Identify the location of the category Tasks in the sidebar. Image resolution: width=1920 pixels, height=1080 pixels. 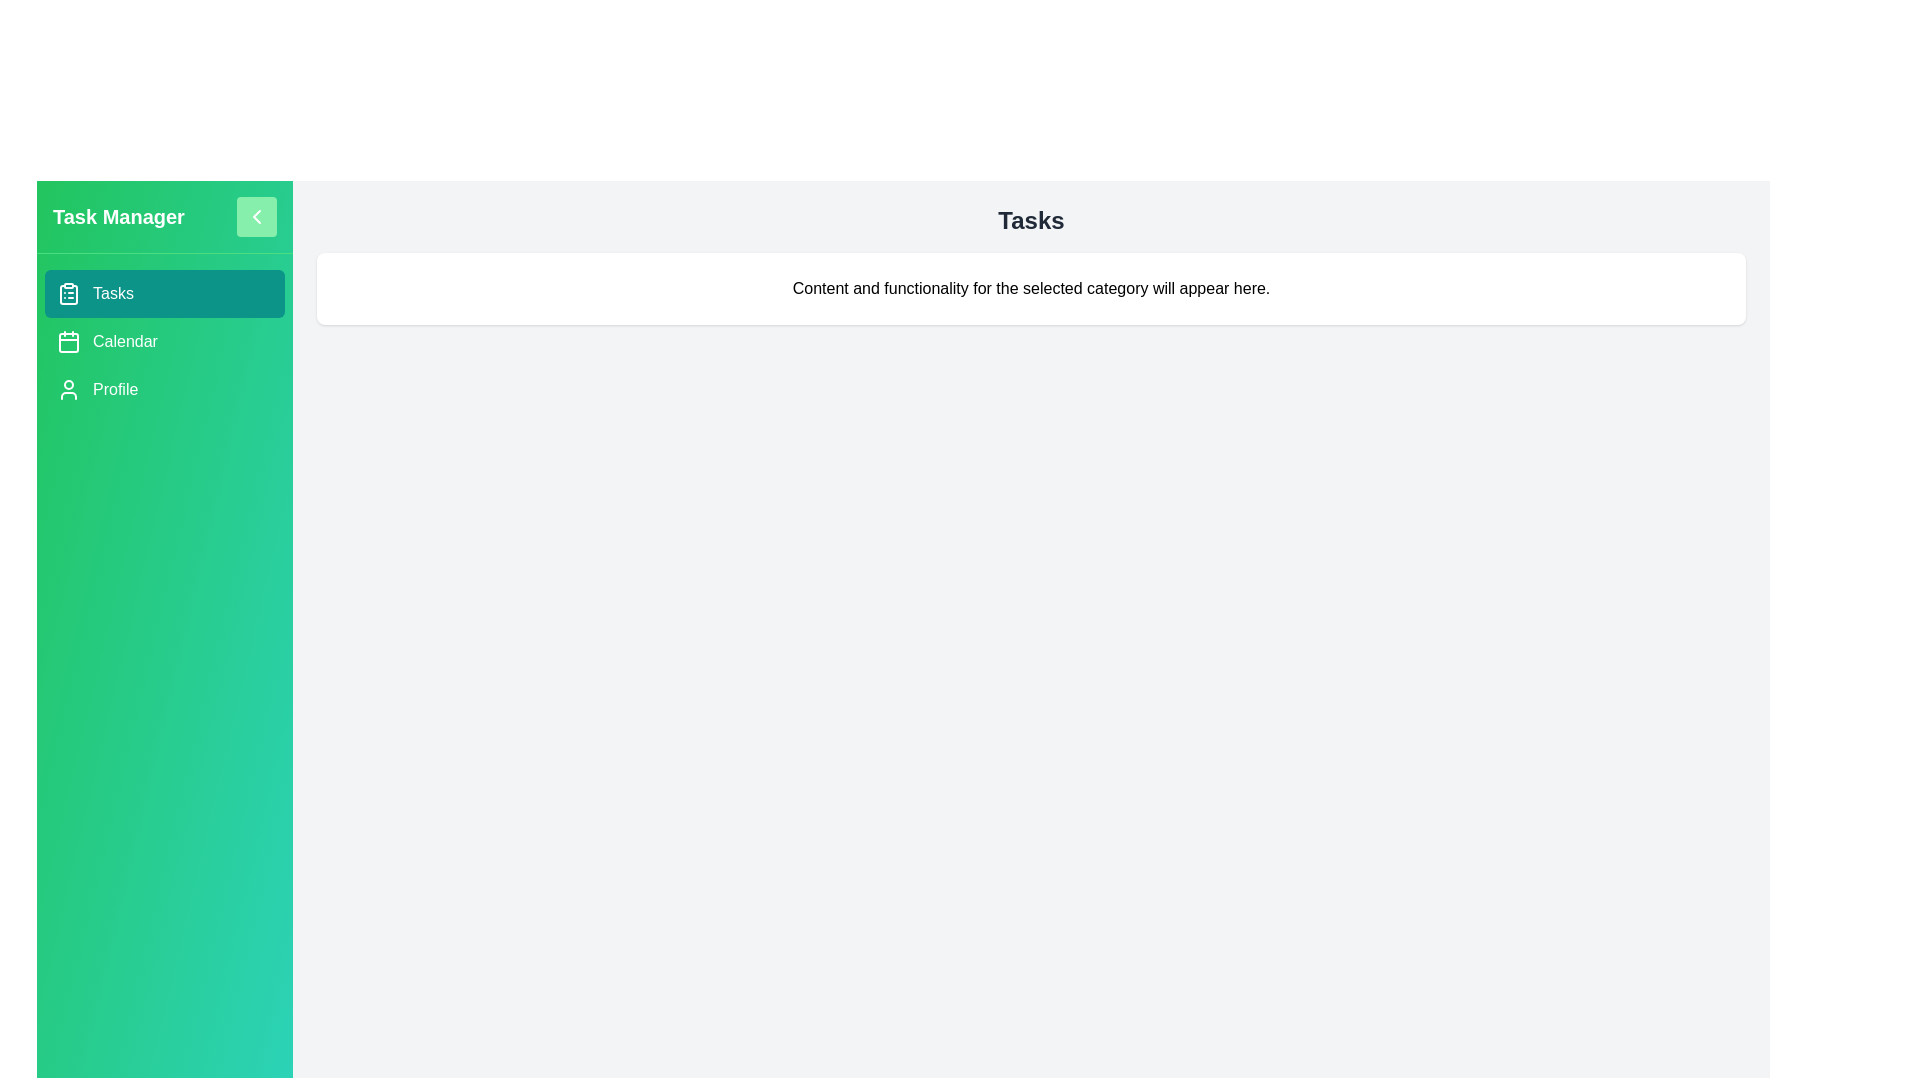
(164, 293).